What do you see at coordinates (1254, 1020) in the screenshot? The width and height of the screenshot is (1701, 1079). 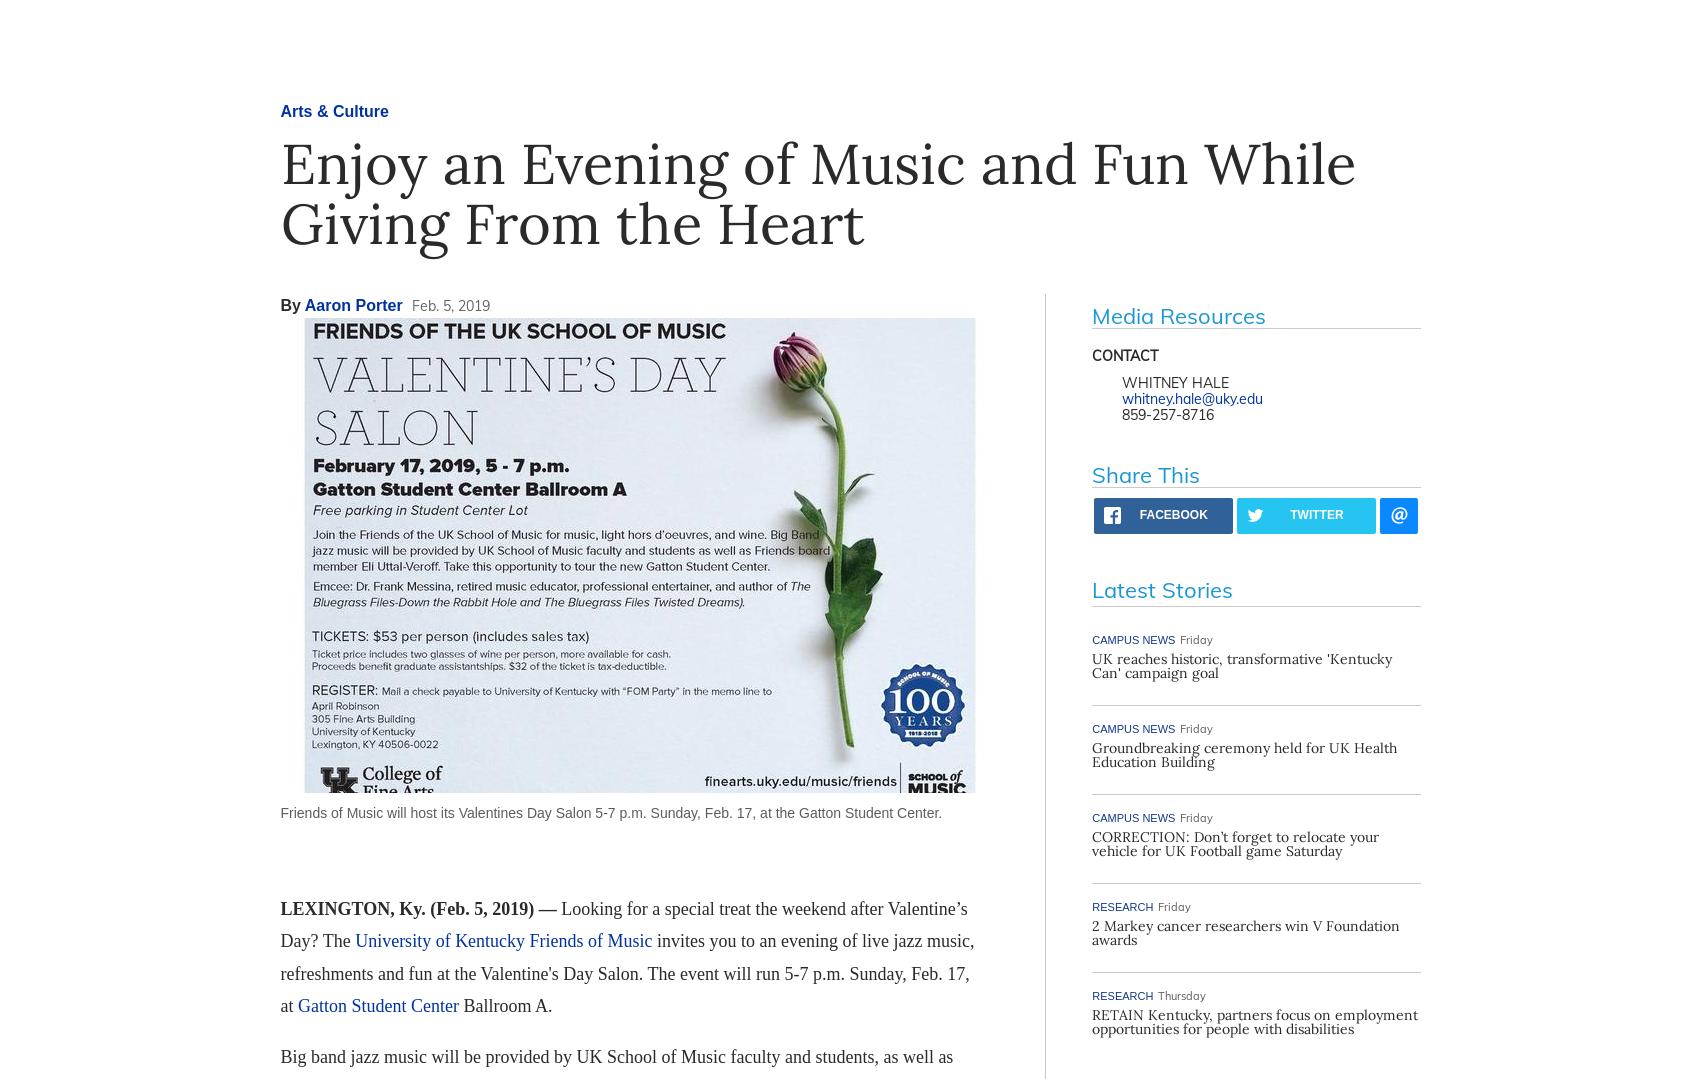 I see `'RETAIN Kentucky, partners focus on employment opportunities for people with disabilities'` at bounding box center [1254, 1020].